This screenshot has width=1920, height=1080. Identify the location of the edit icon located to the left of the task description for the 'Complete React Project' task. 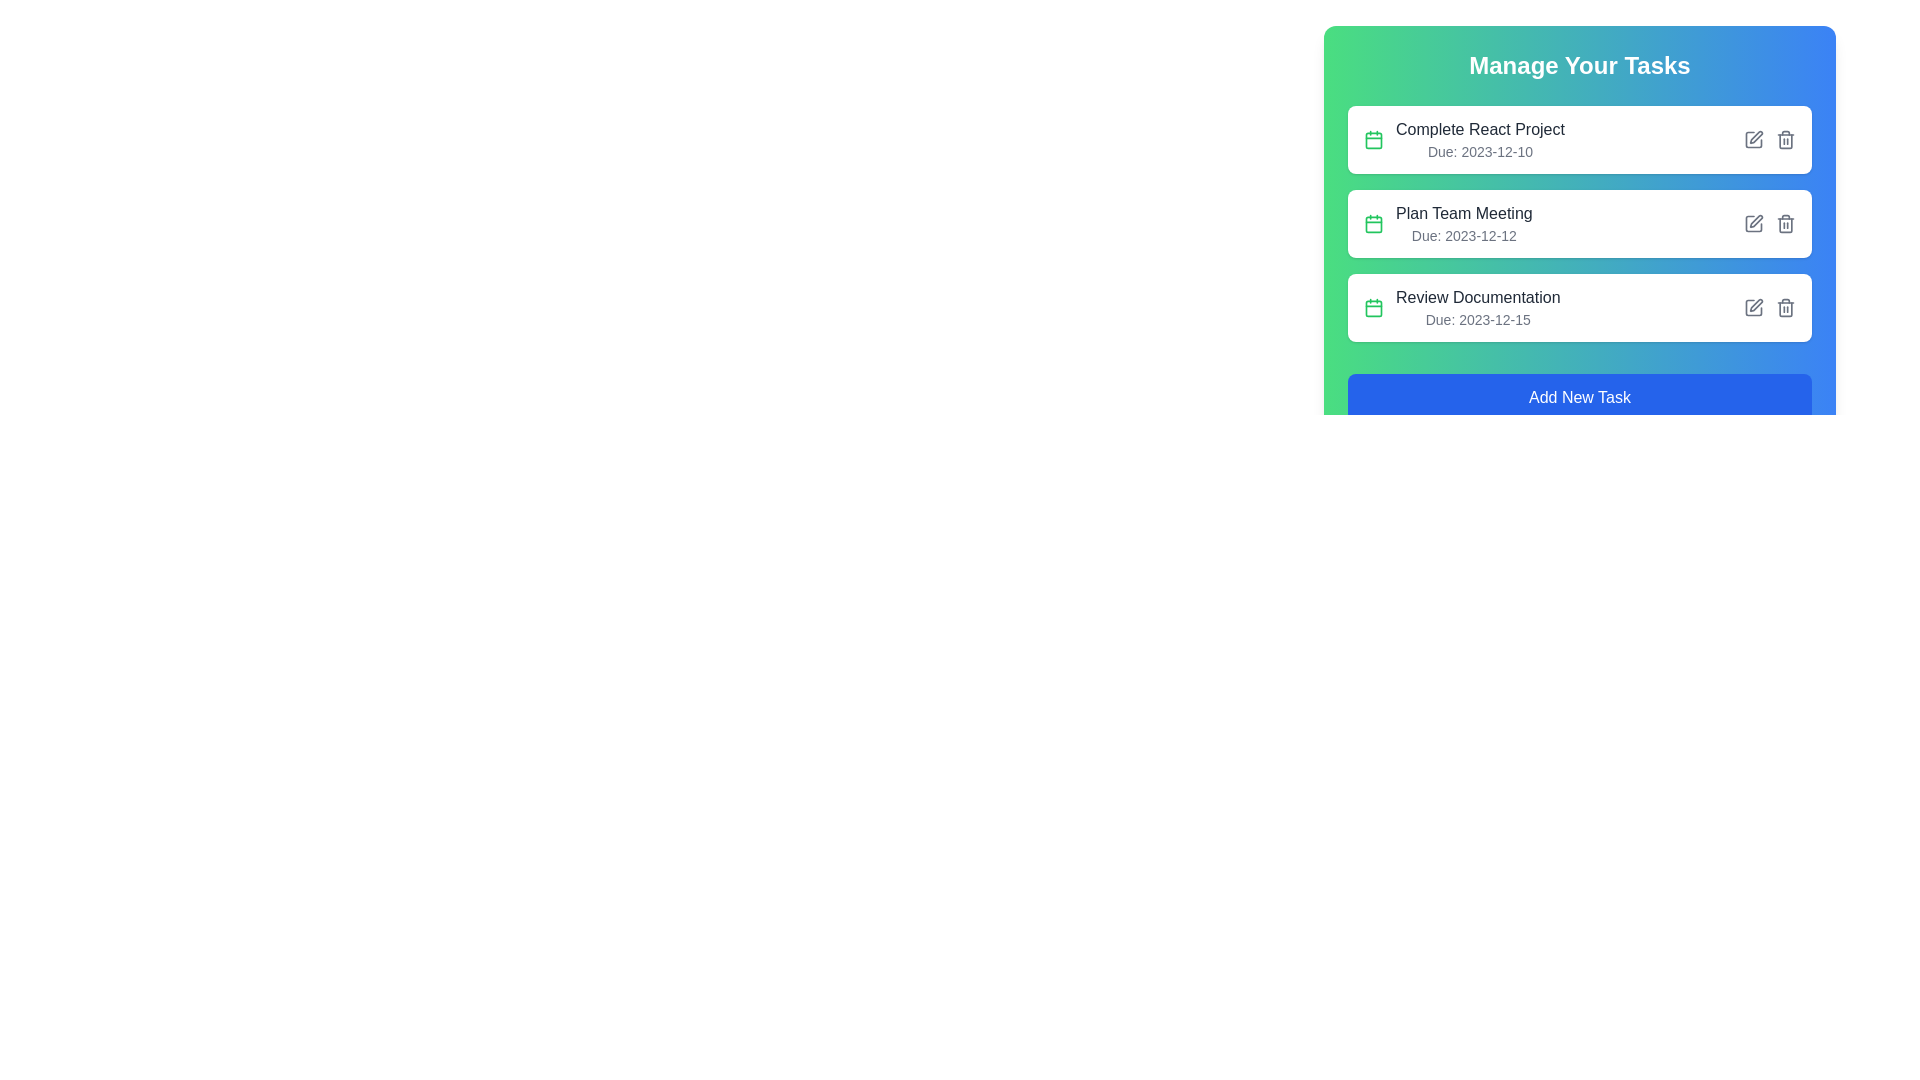
(1752, 138).